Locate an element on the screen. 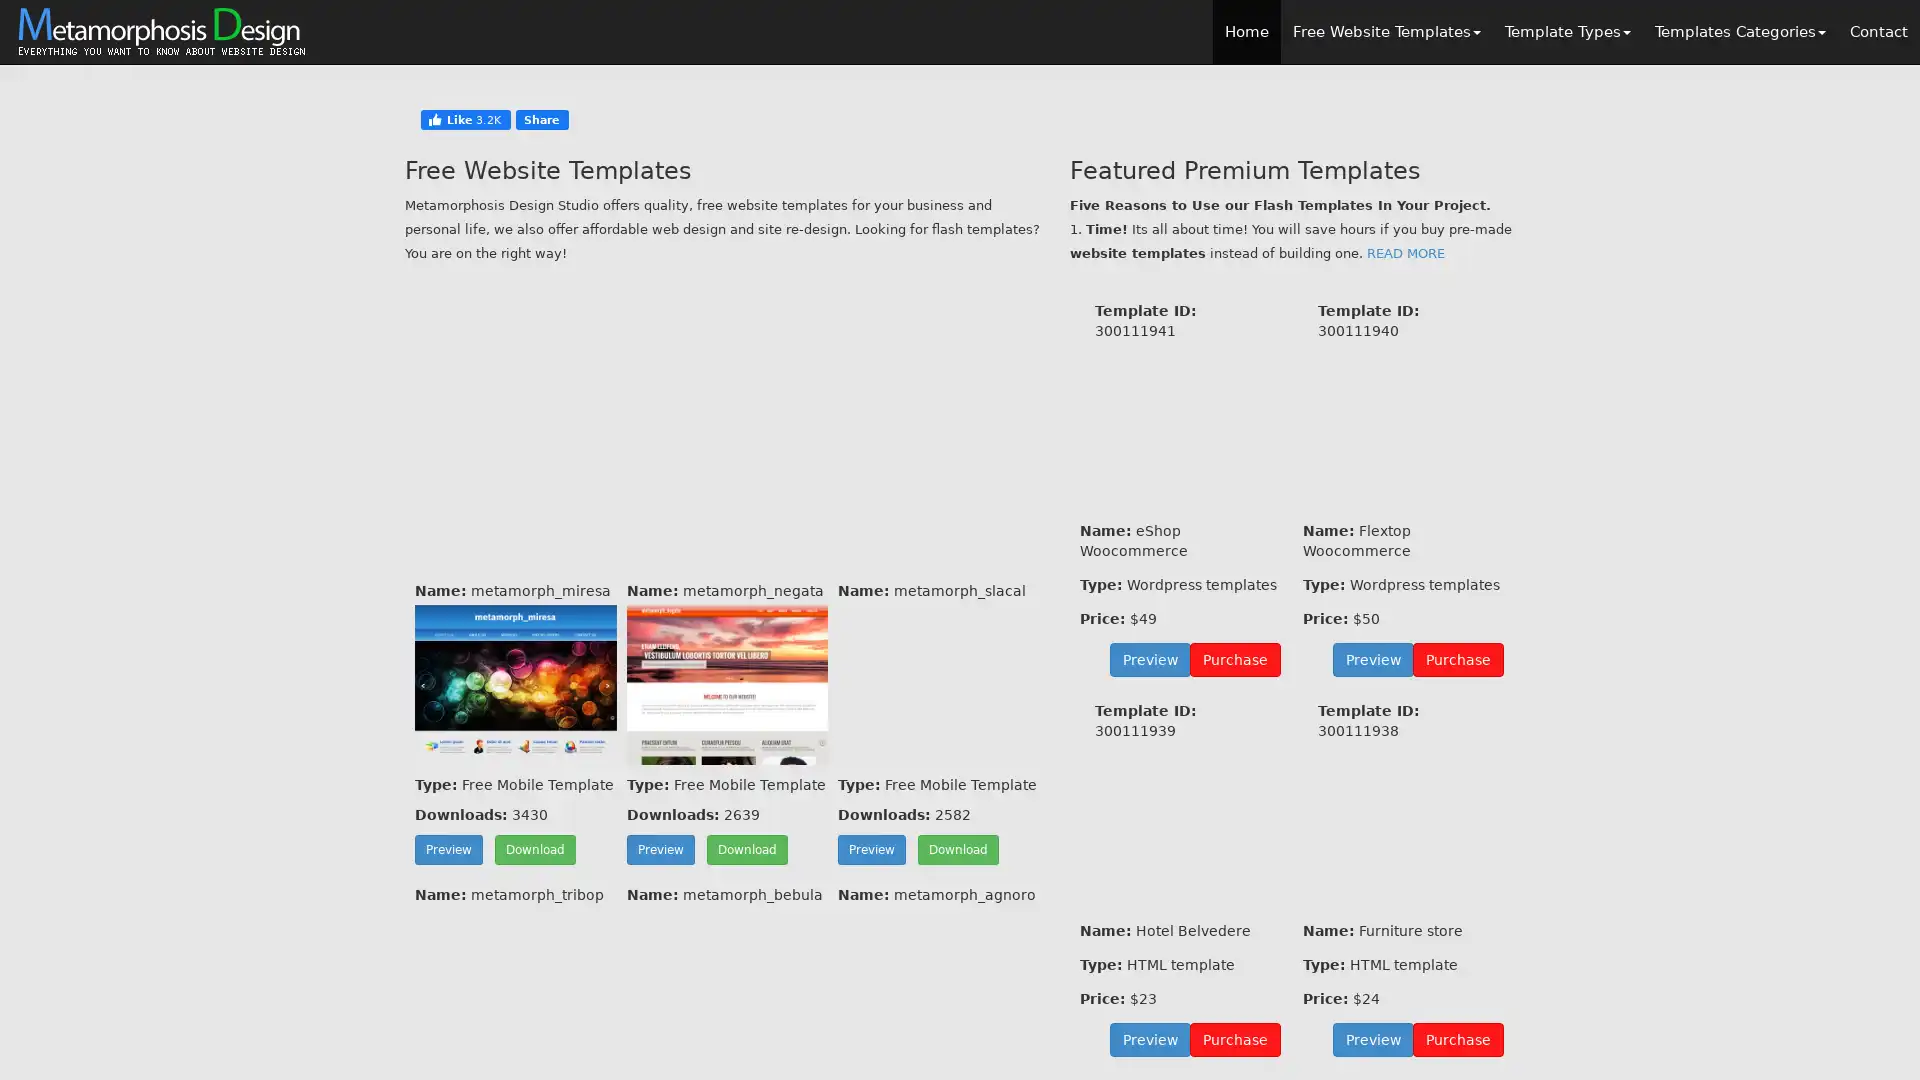 The width and height of the screenshot is (1920, 1080). Purchase is located at coordinates (1457, 1039).